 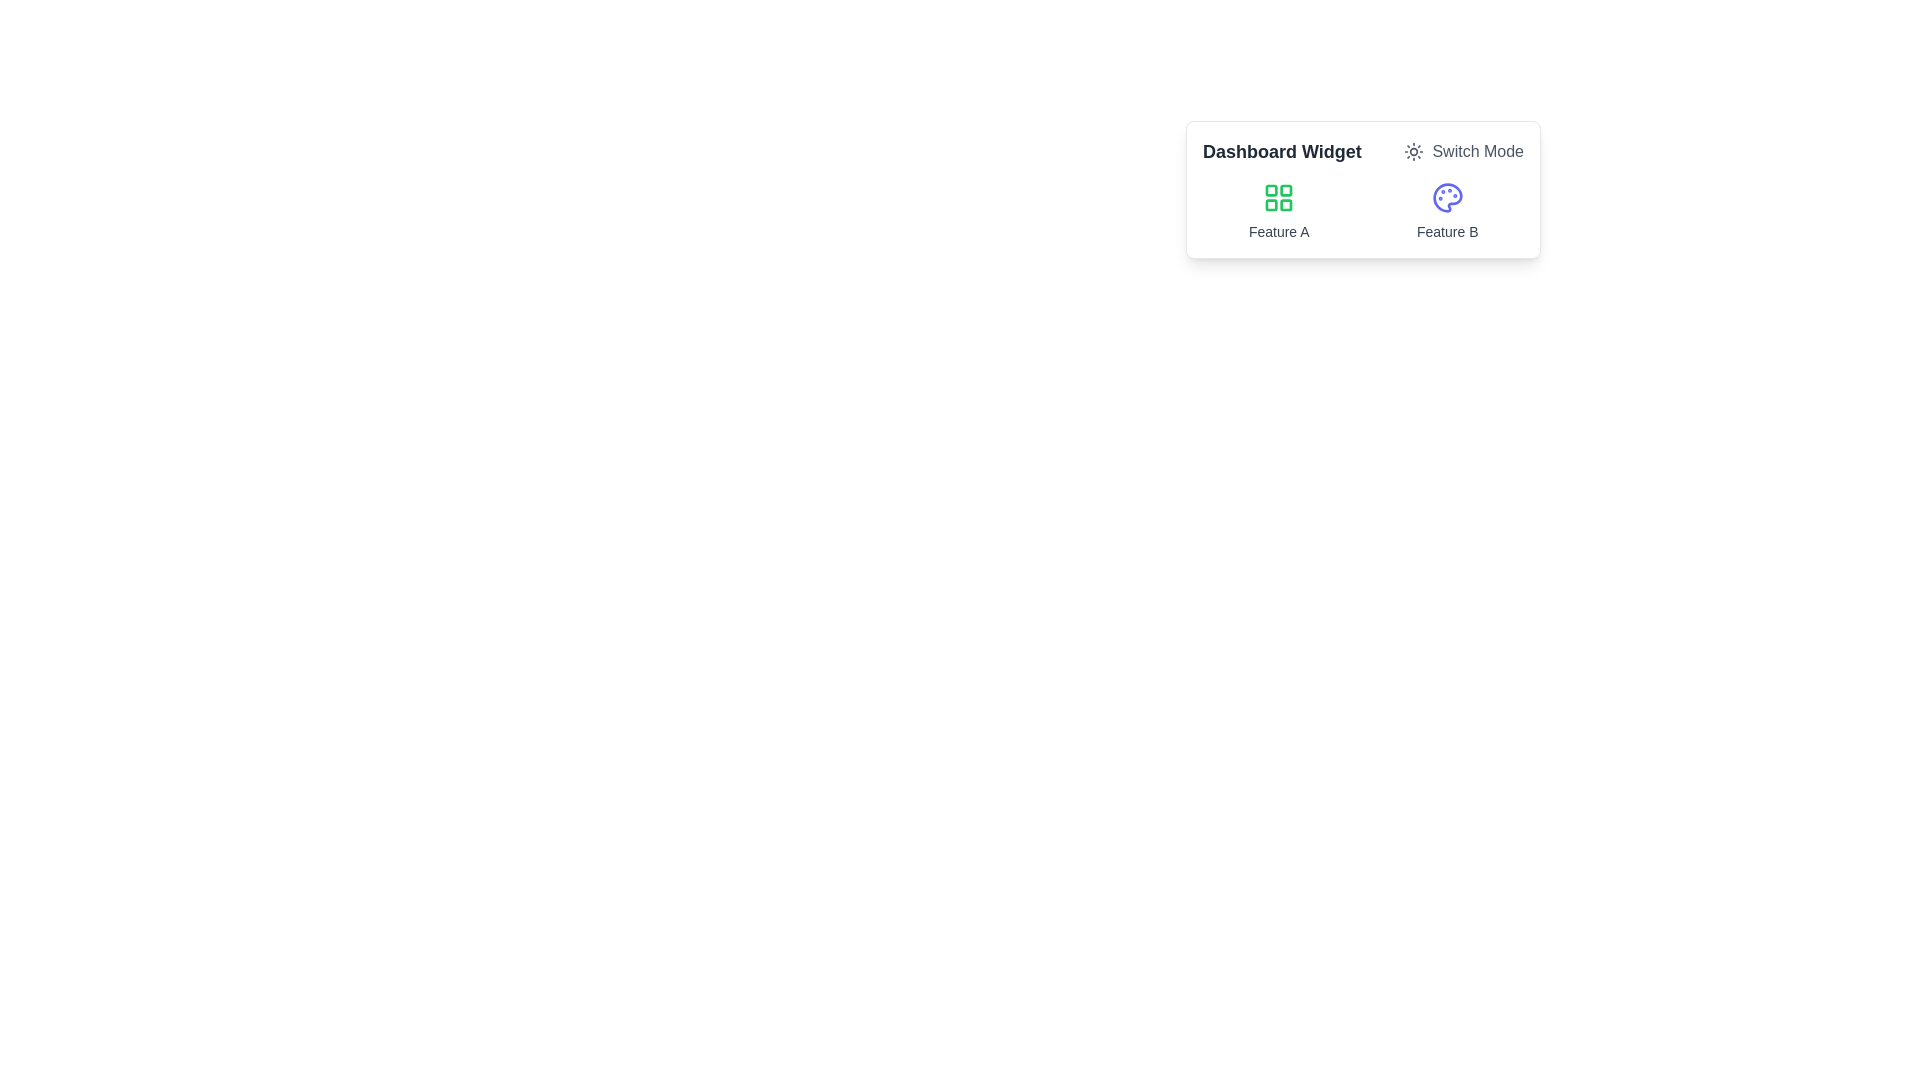 What do you see at coordinates (1478, 150) in the screenshot?
I see `the Text Label that identifies the mode-switching functionality within the Dashboard Widget, located in the top right, adjacent to the sun icon and above Feature A and Feature B` at bounding box center [1478, 150].